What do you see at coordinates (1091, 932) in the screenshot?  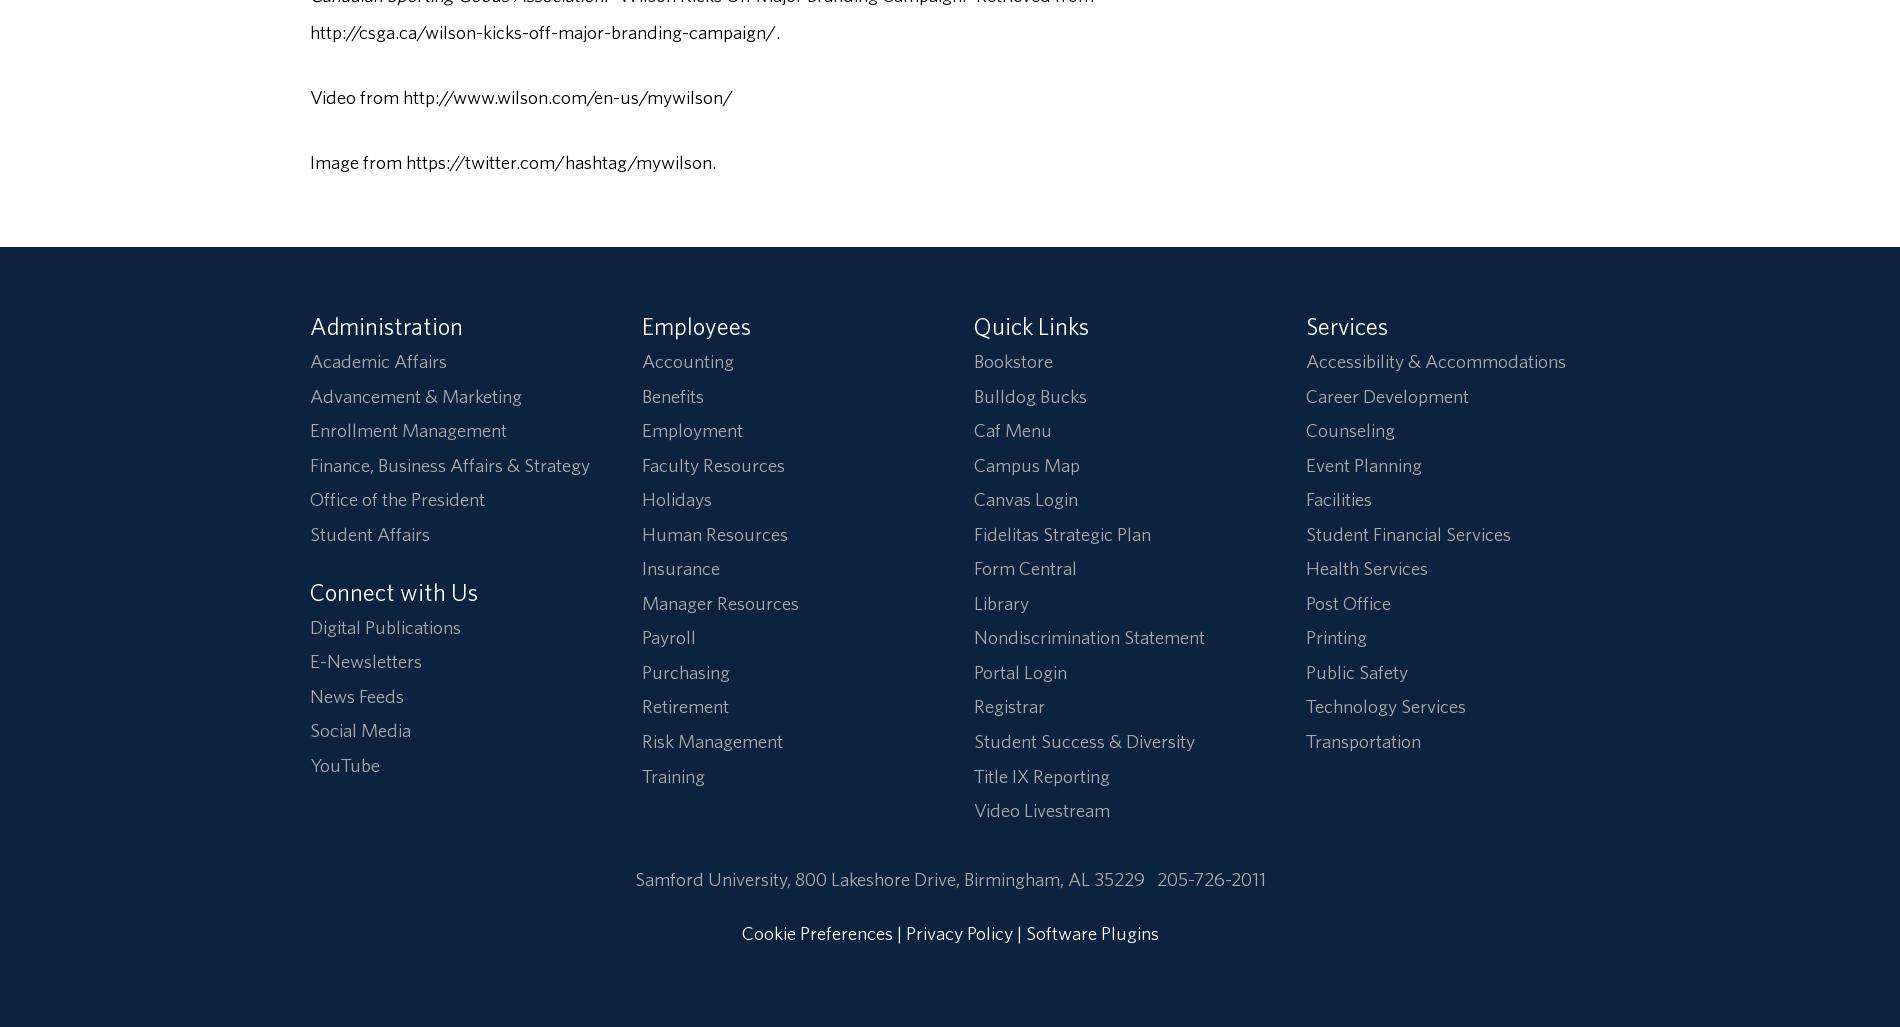 I see `'Software Plugins'` at bounding box center [1091, 932].